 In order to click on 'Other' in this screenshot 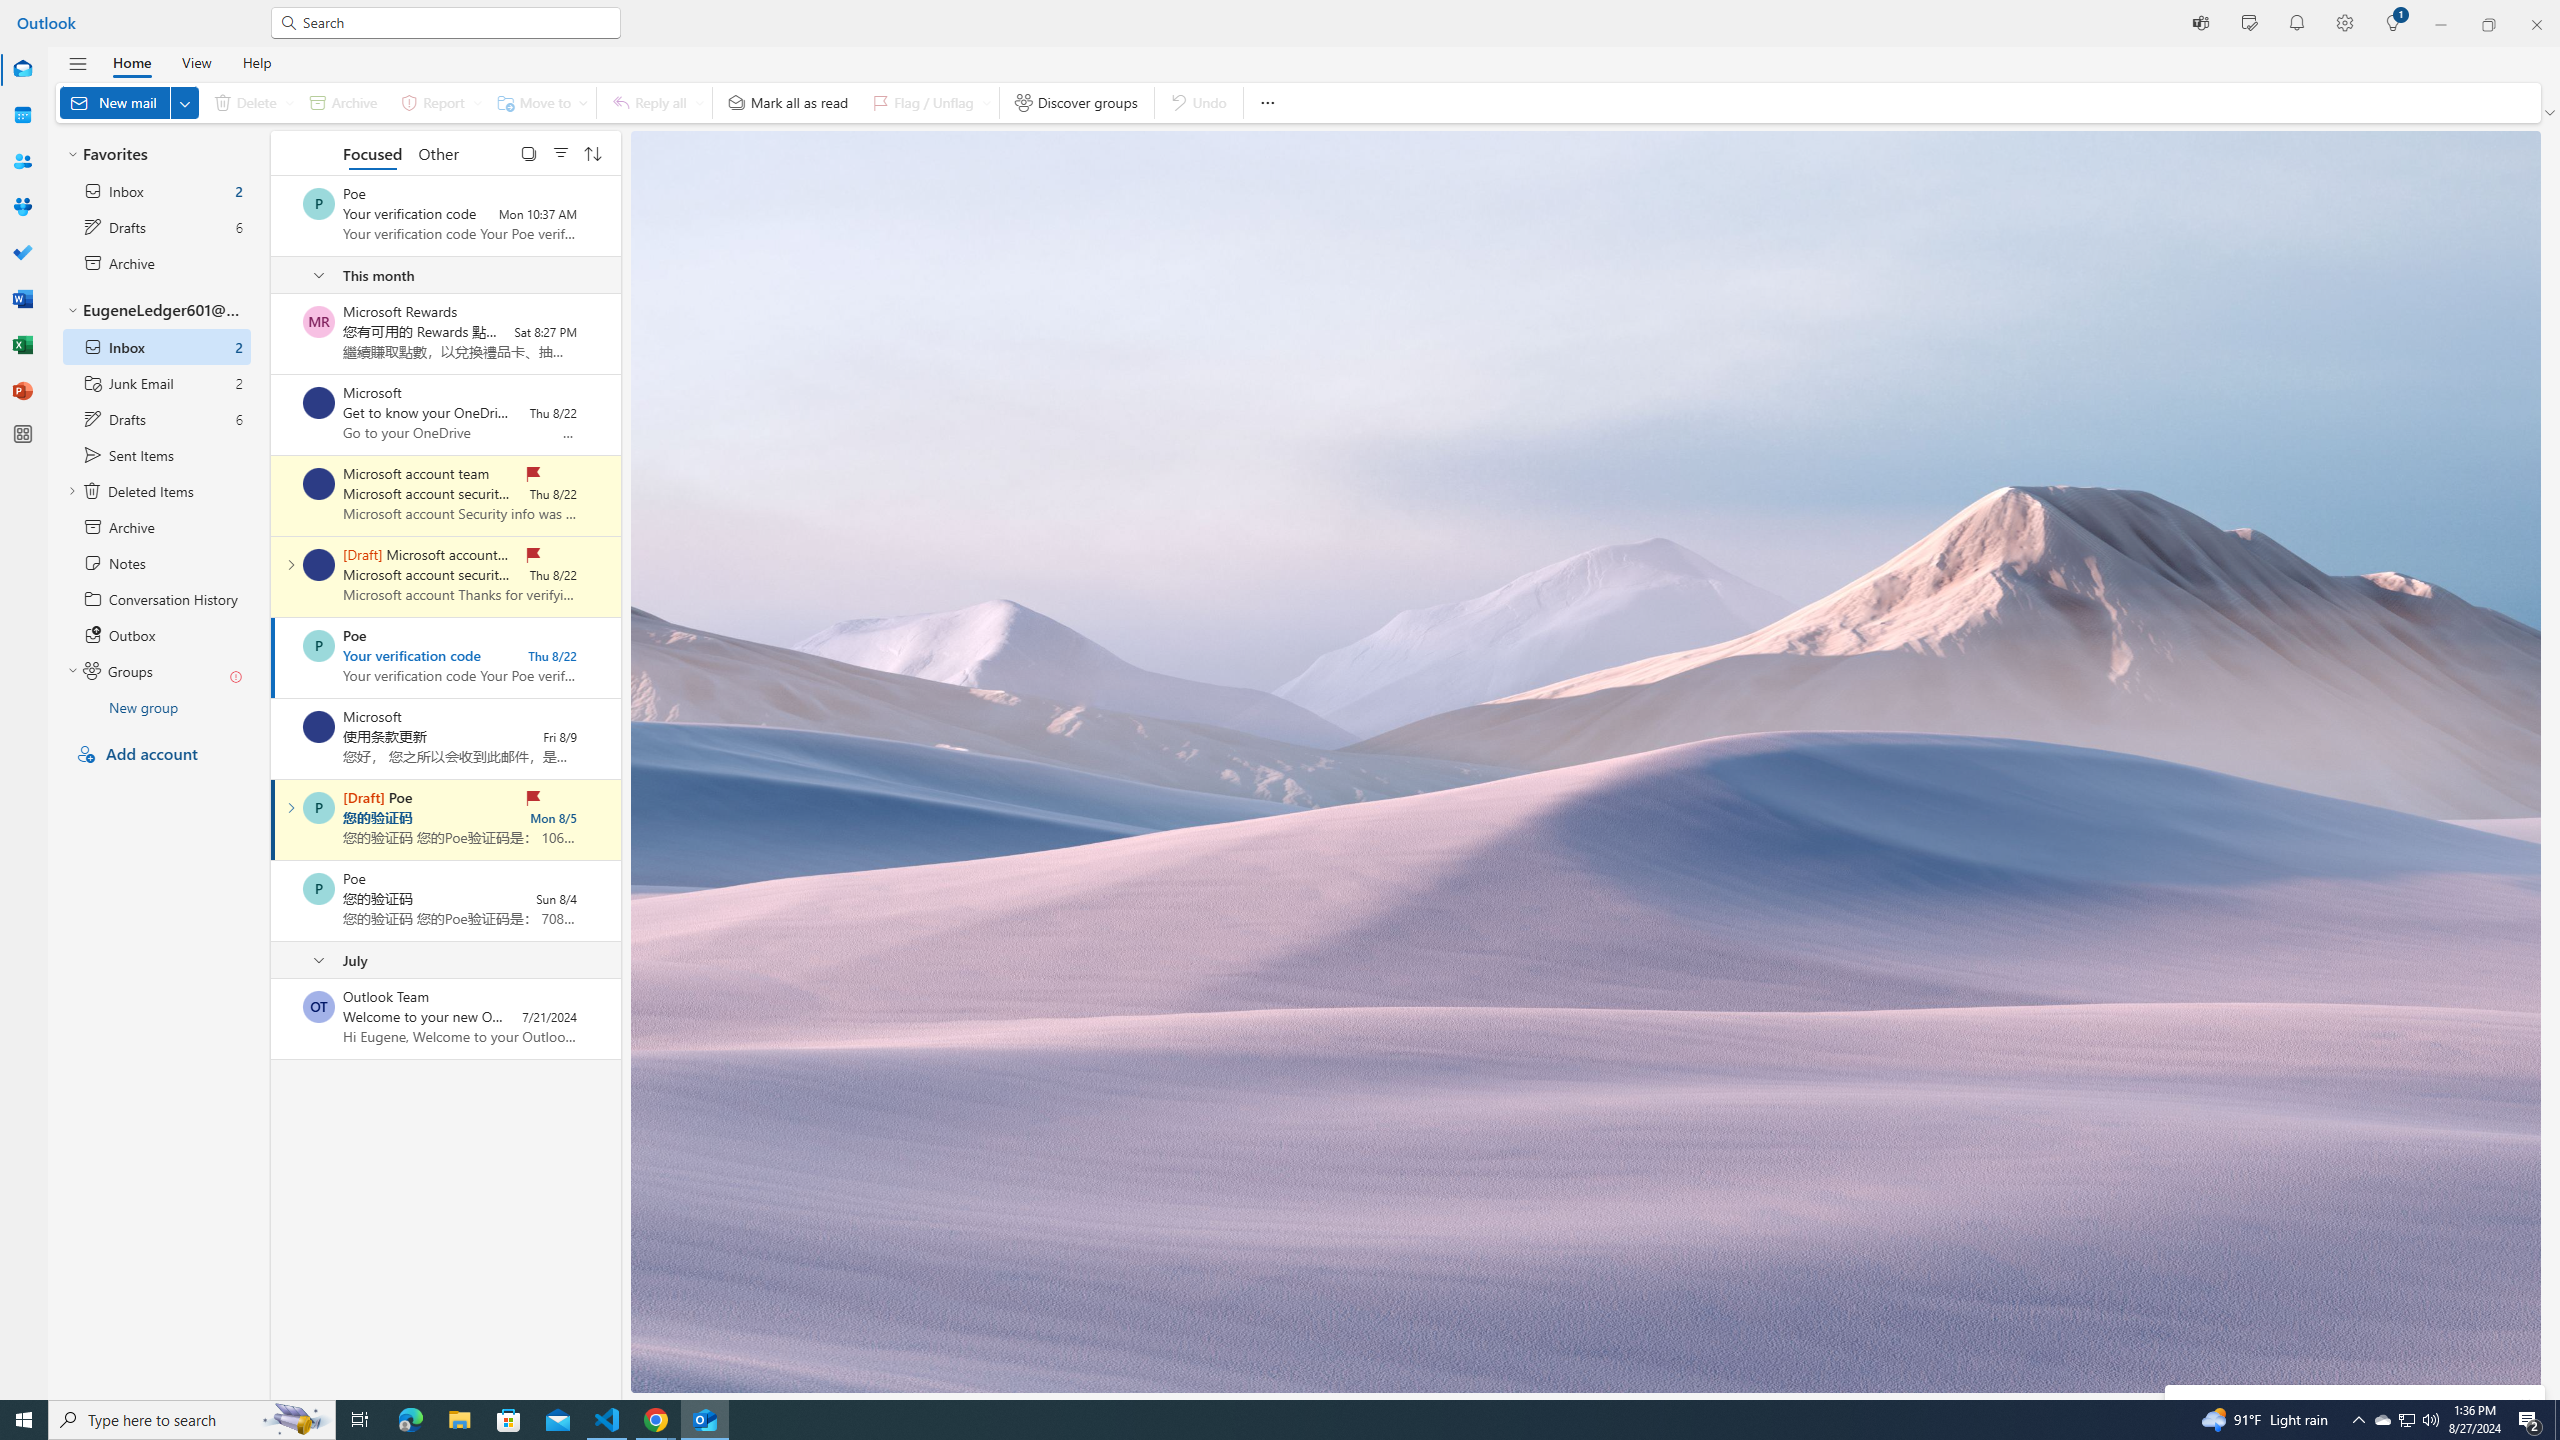, I will do `click(436, 153)`.